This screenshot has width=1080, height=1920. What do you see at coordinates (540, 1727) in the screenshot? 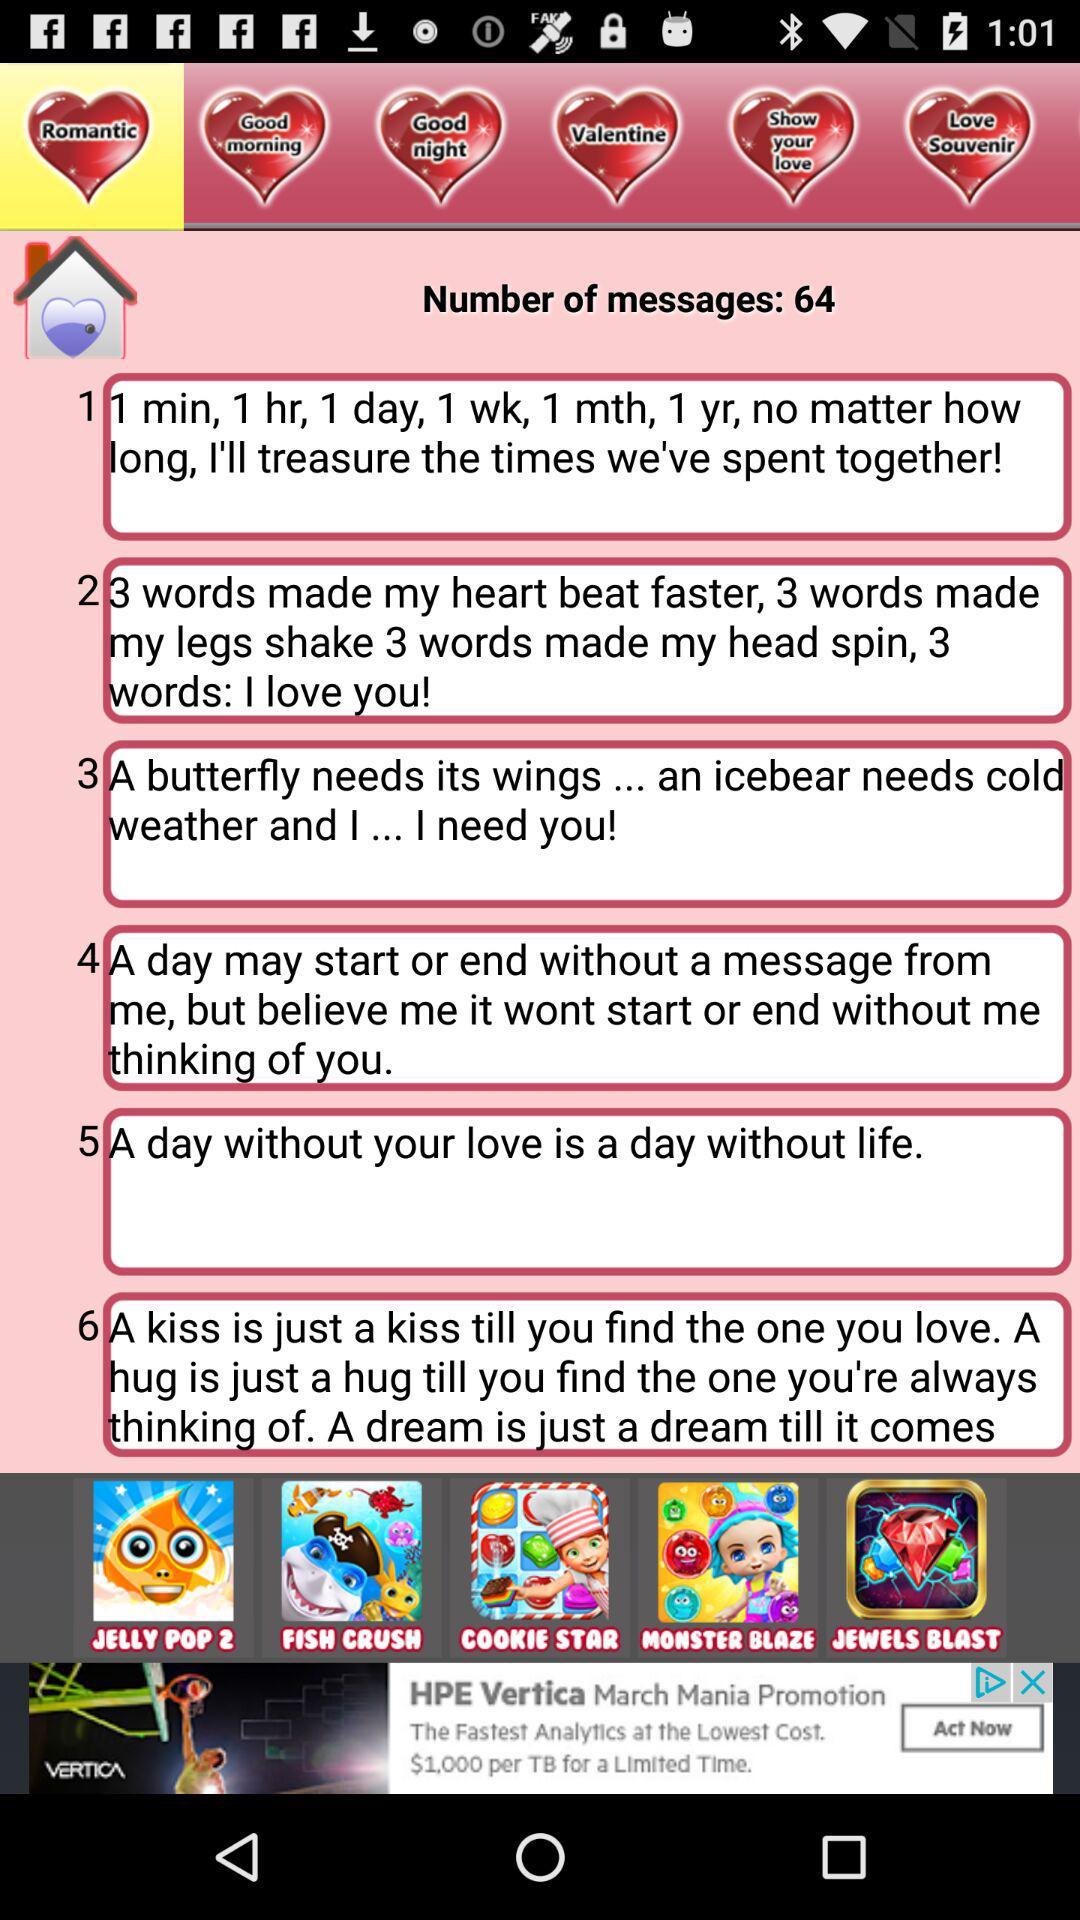
I see `open advertisement` at bounding box center [540, 1727].